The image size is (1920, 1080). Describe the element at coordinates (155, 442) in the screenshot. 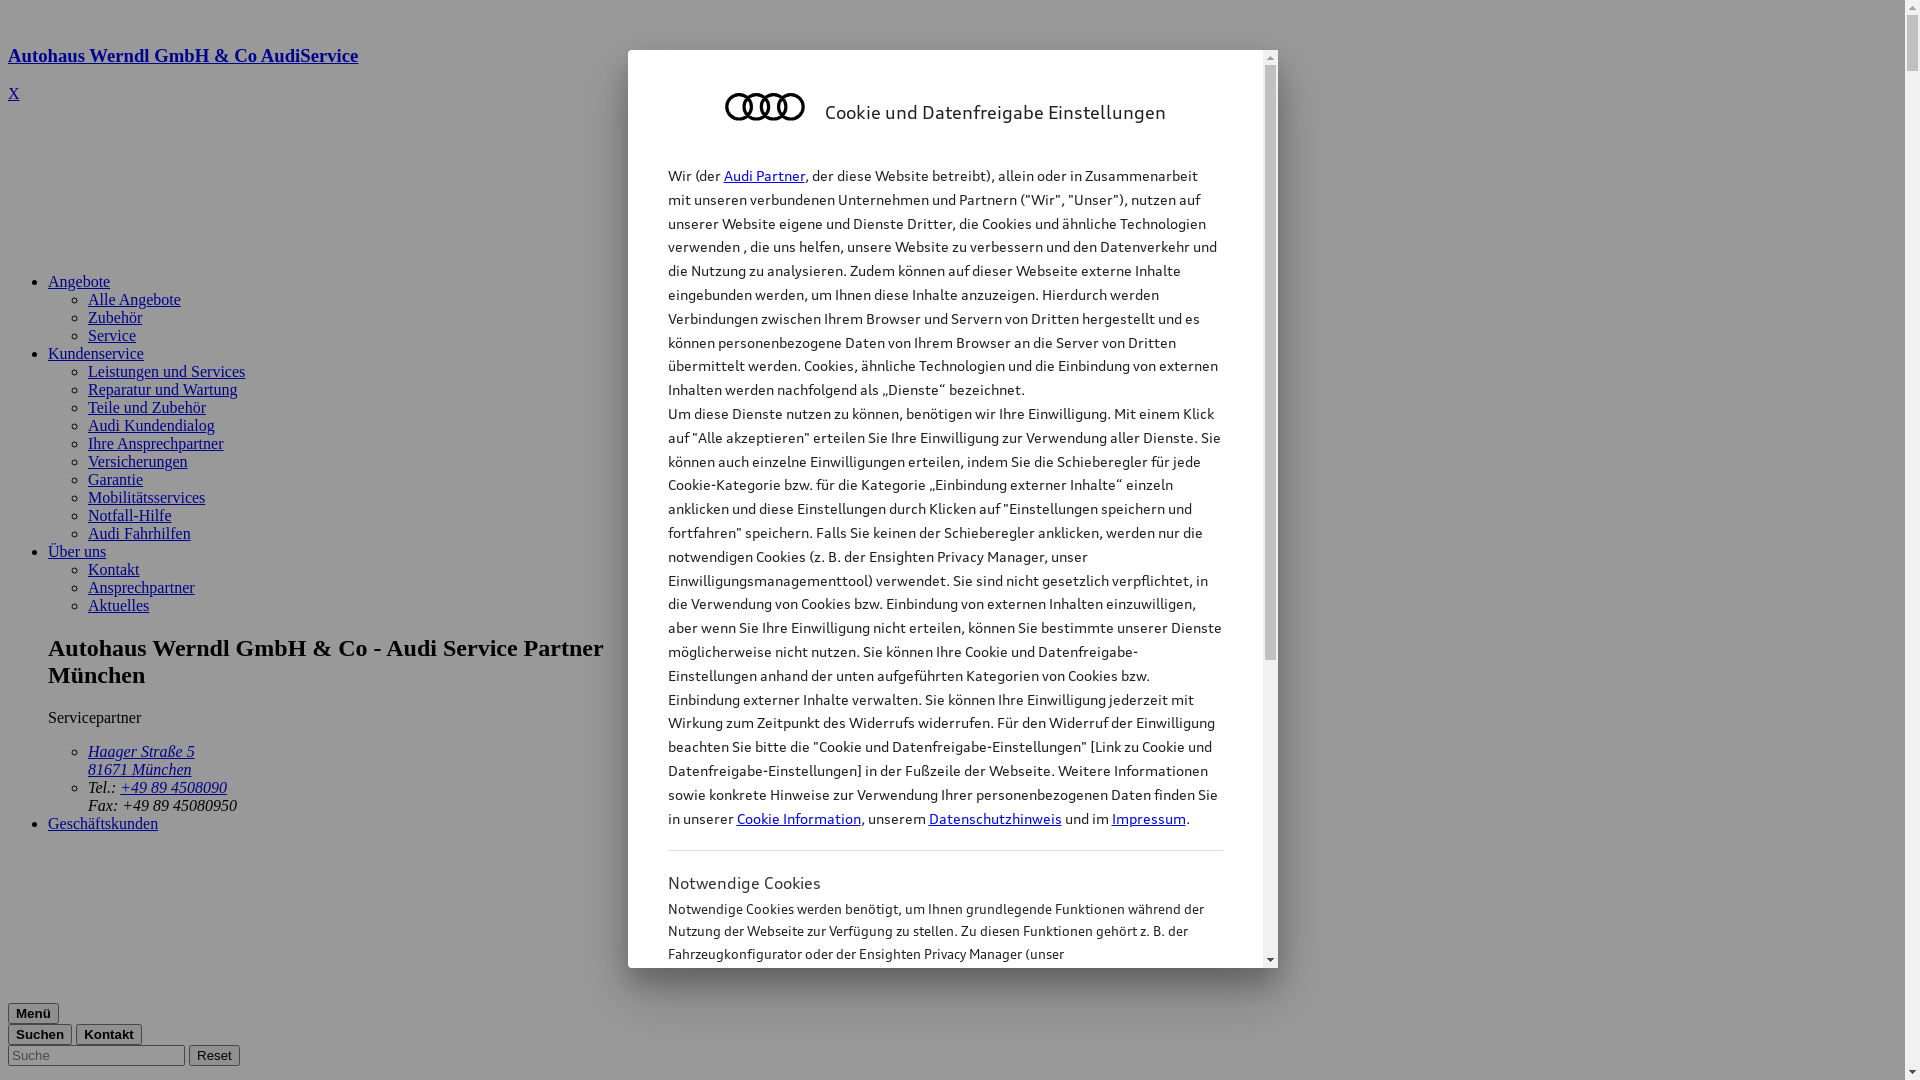

I see `'Ihre Ansprechpartner'` at that location.